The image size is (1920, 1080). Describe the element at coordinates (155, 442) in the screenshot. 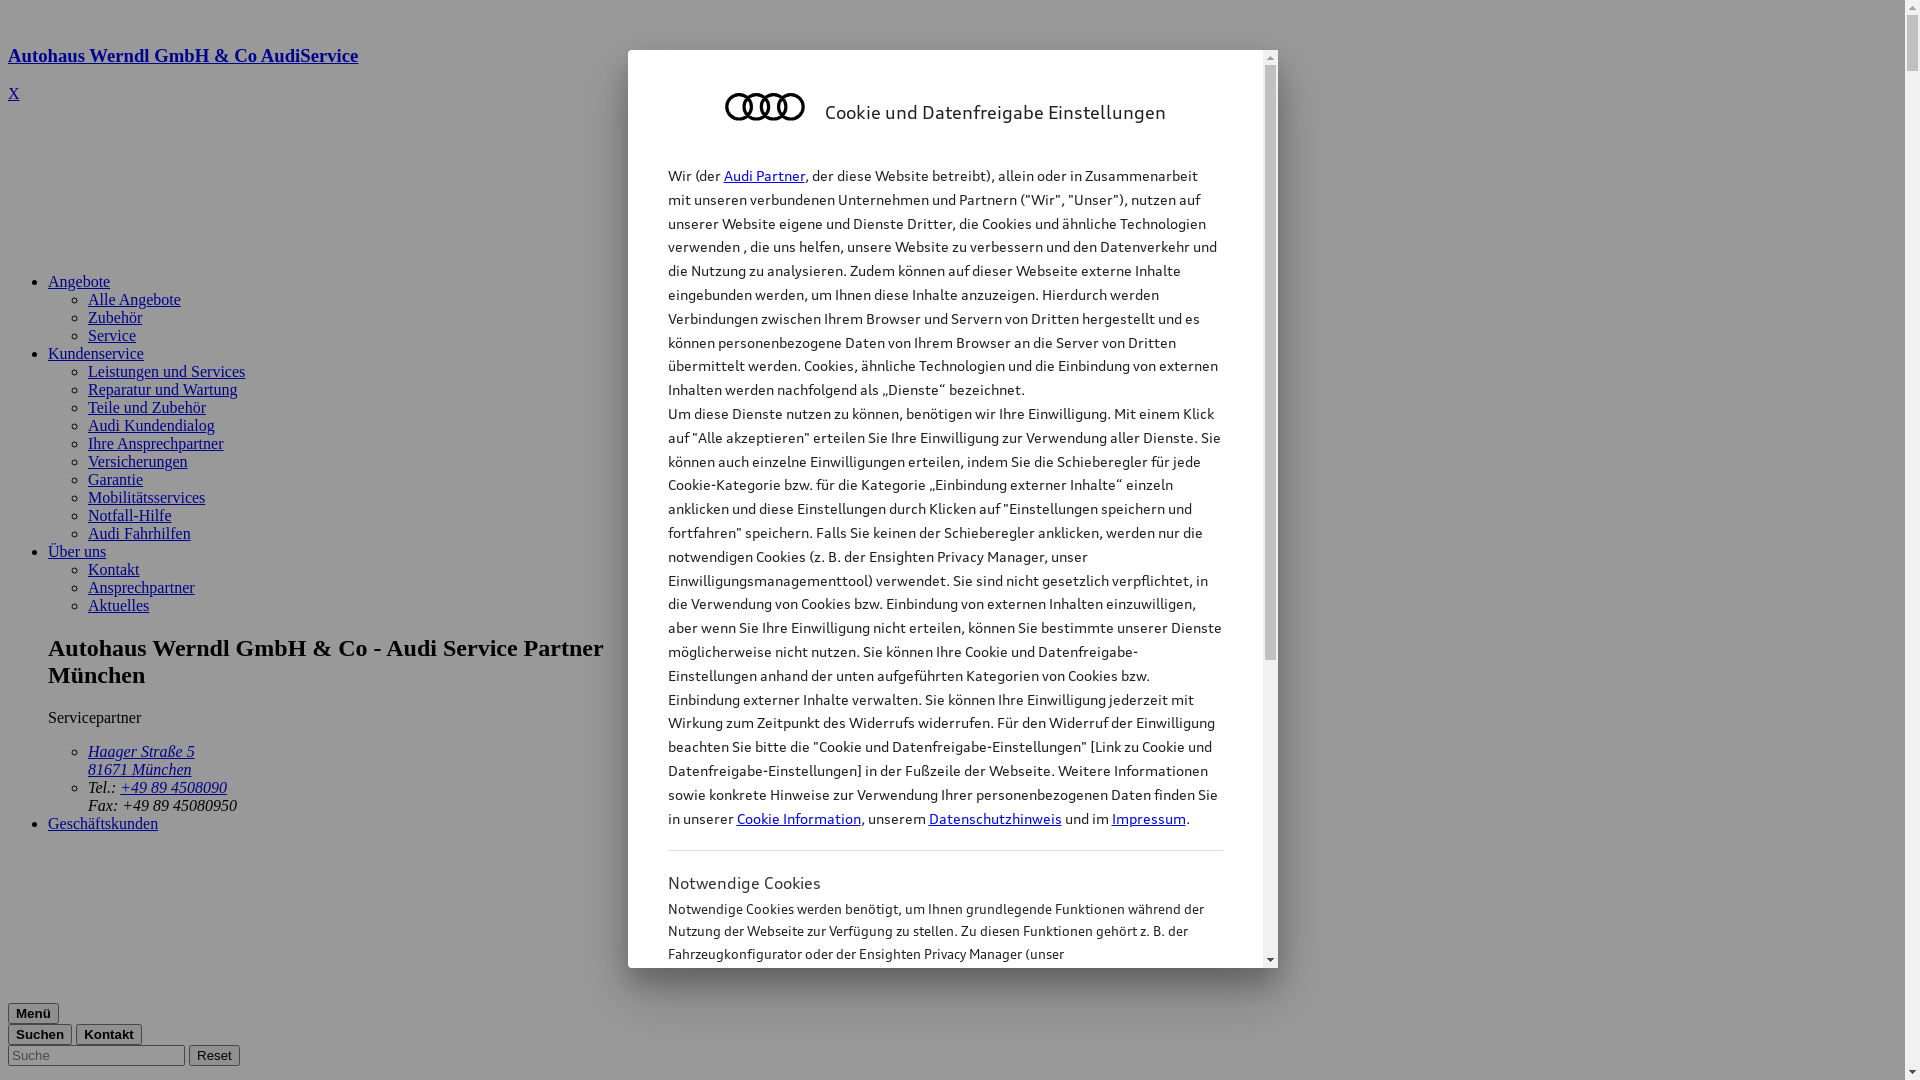

I see `'Ihre Ansprechpartner'` at that location.